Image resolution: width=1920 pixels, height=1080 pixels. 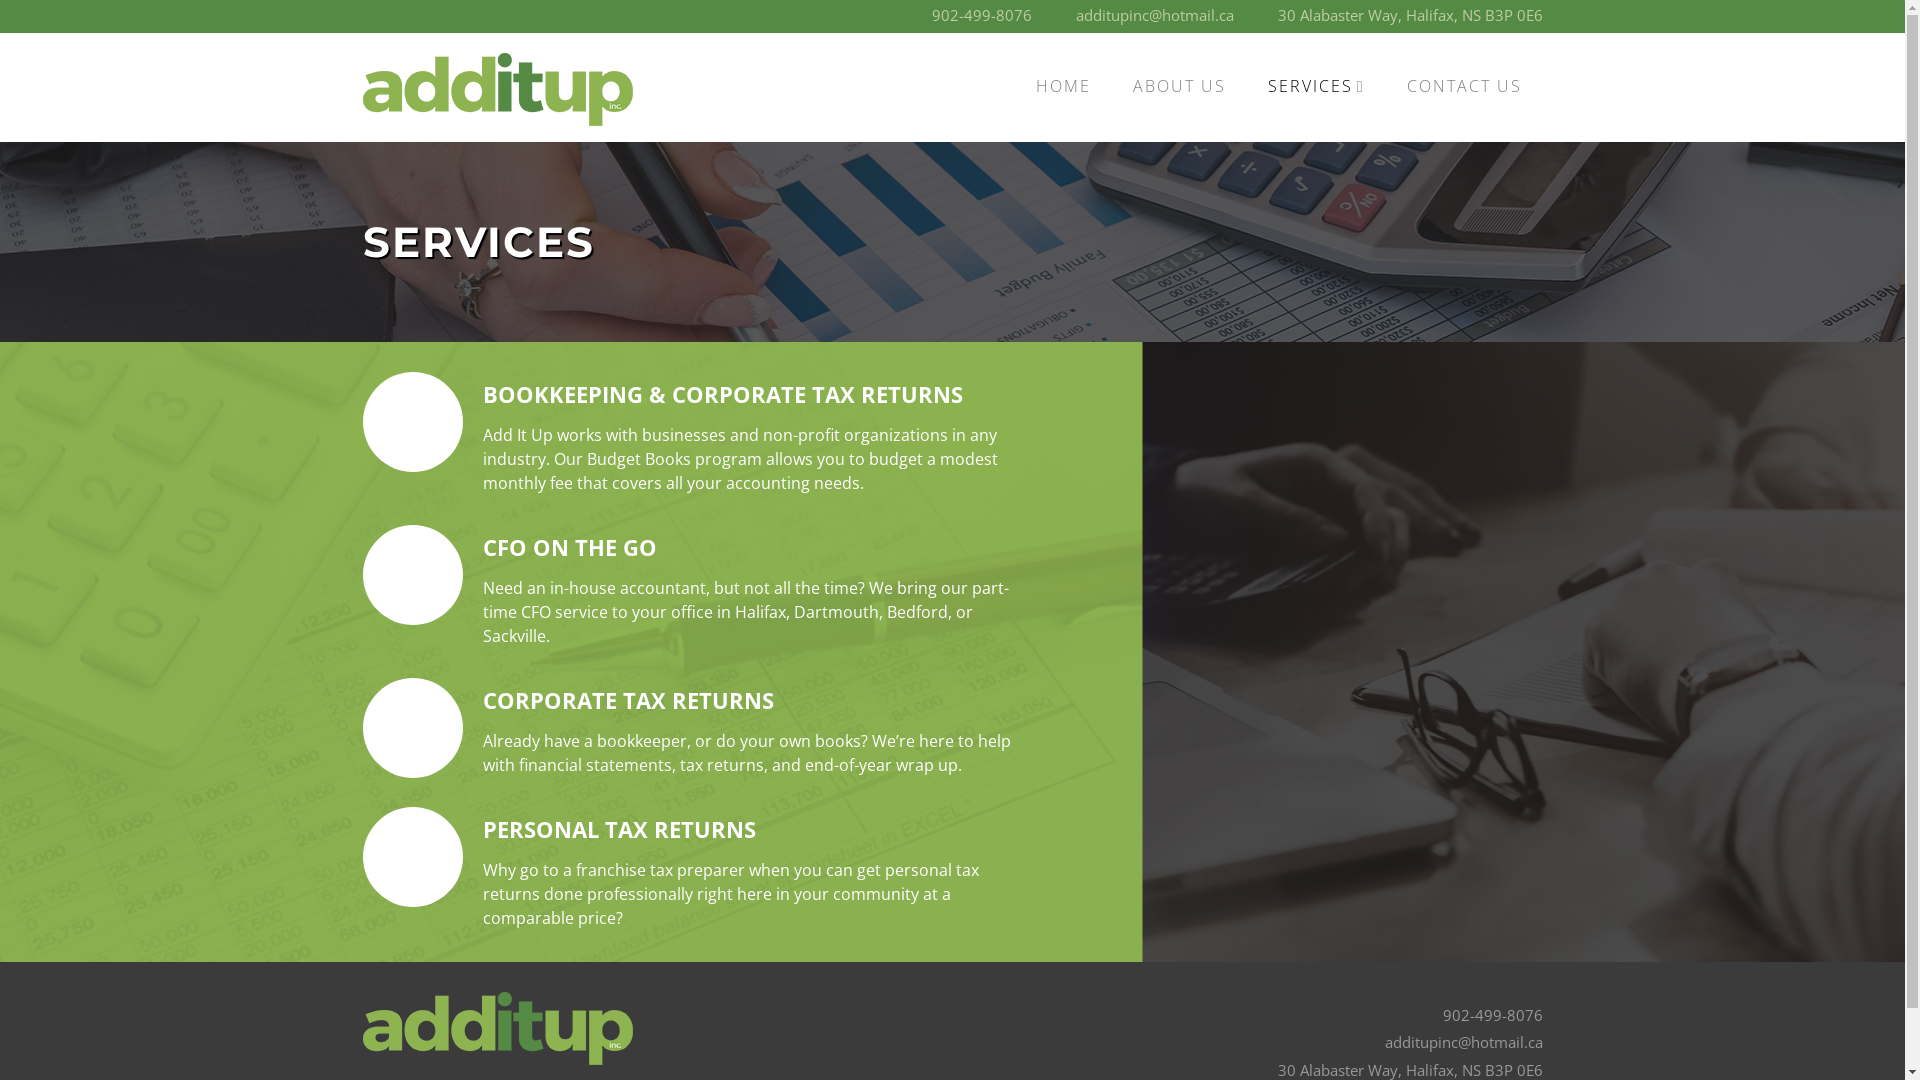 What do you see at coordinates (1492, 1014) in the screenshot?
I see `'902-499-8076'` at bounding box center [1492, 1014].